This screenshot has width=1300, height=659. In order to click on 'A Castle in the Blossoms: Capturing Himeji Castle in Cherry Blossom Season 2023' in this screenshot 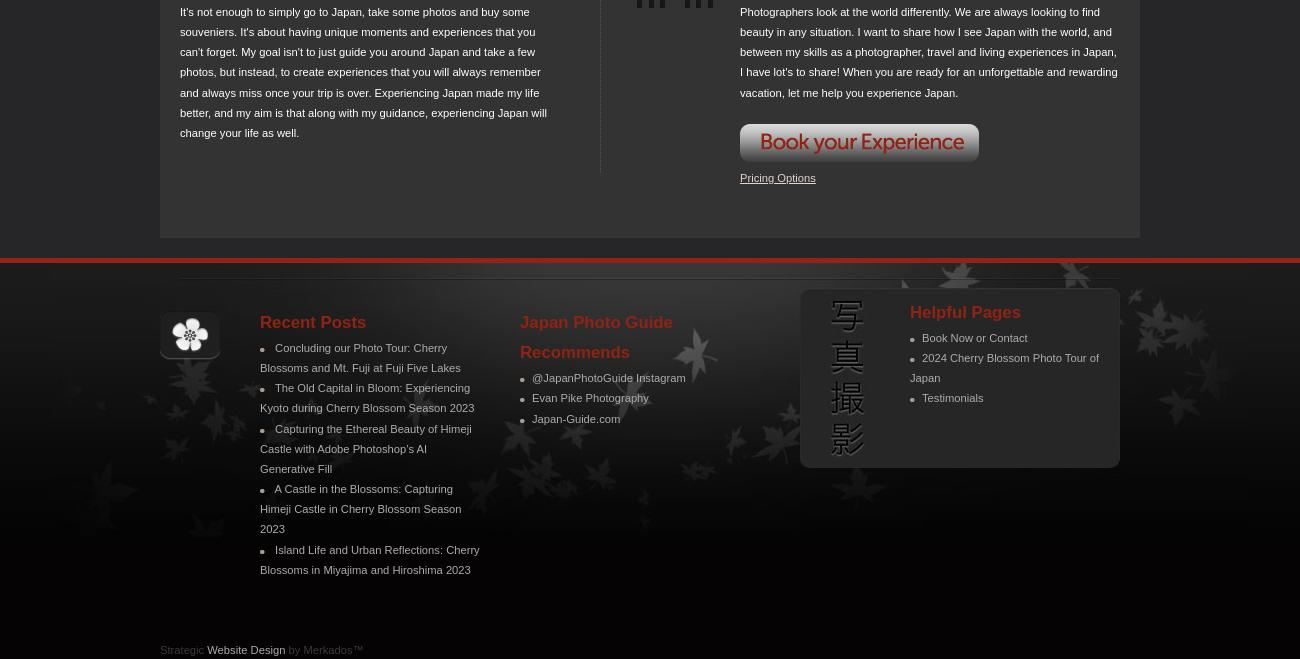, I will do `click(359, 509)`.